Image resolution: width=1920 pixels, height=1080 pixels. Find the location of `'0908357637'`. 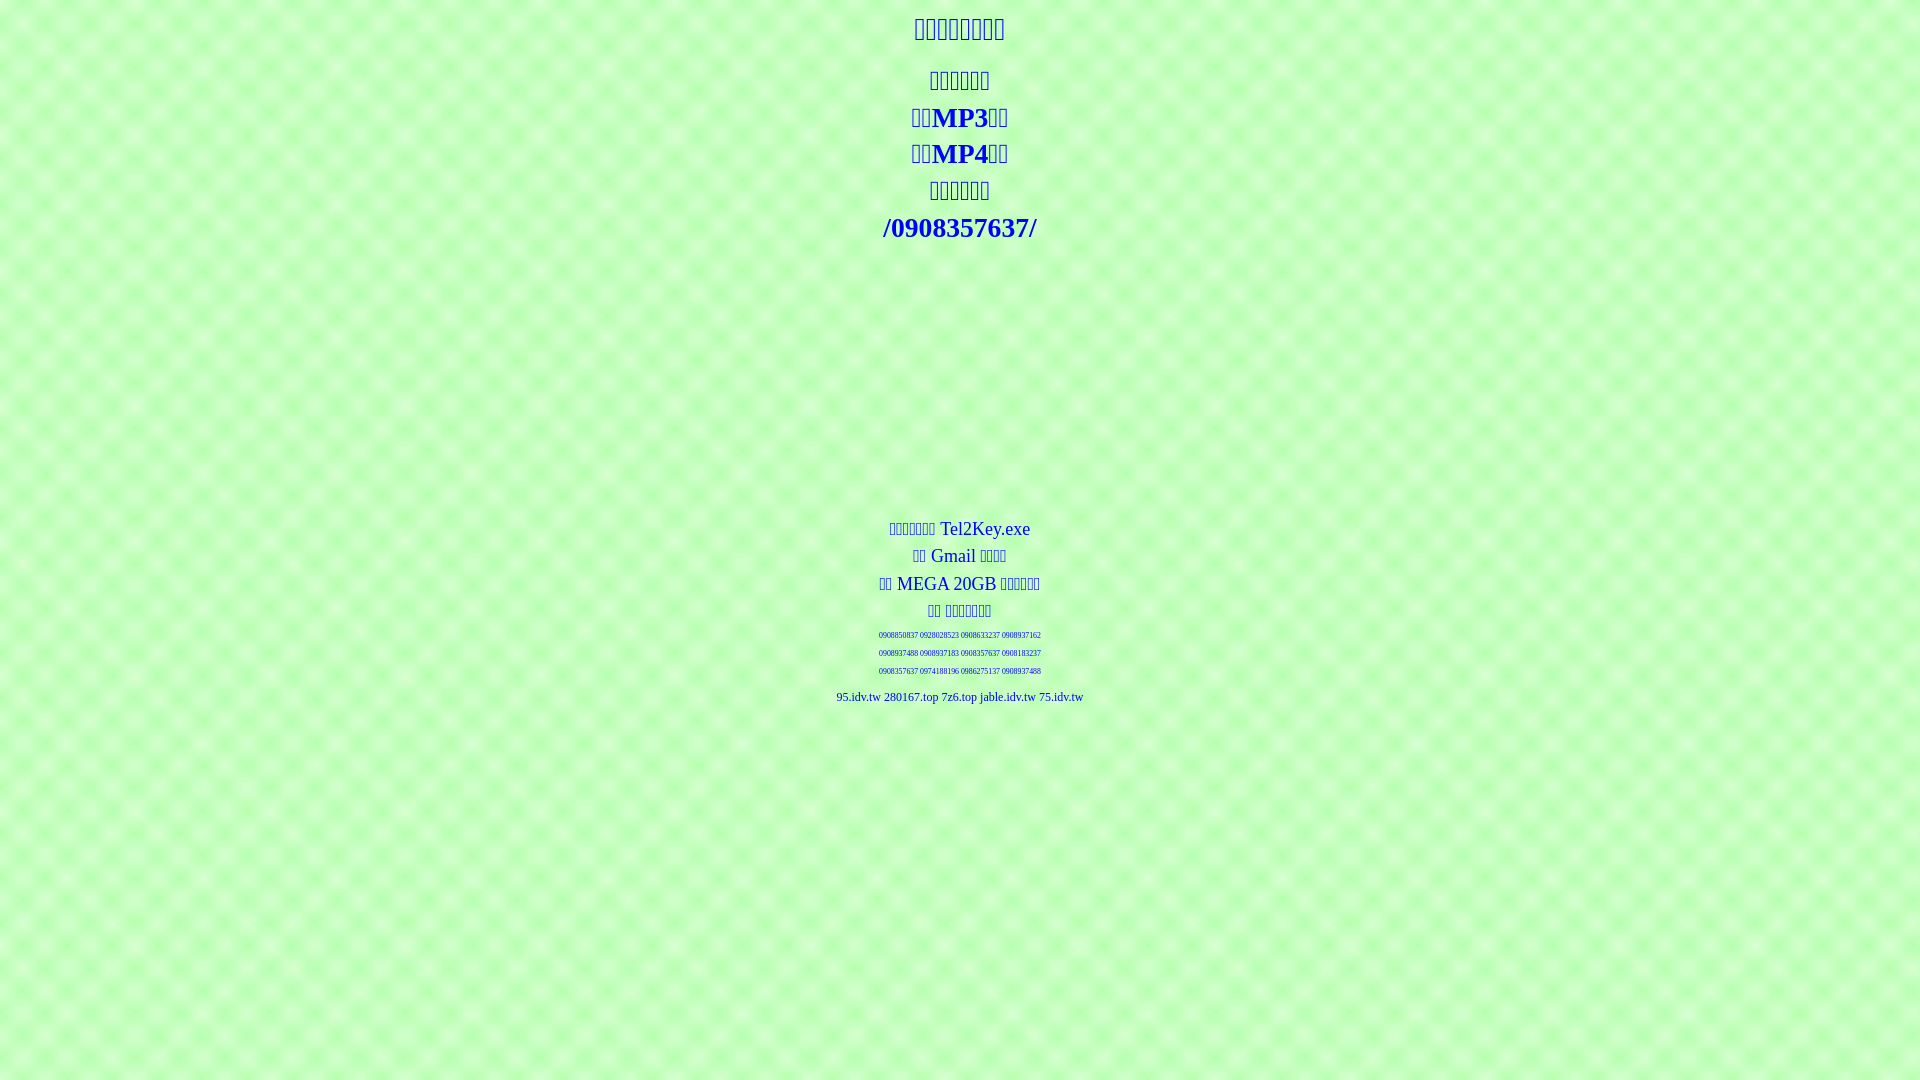

'0908357637' is located at coordinates (960, 653).